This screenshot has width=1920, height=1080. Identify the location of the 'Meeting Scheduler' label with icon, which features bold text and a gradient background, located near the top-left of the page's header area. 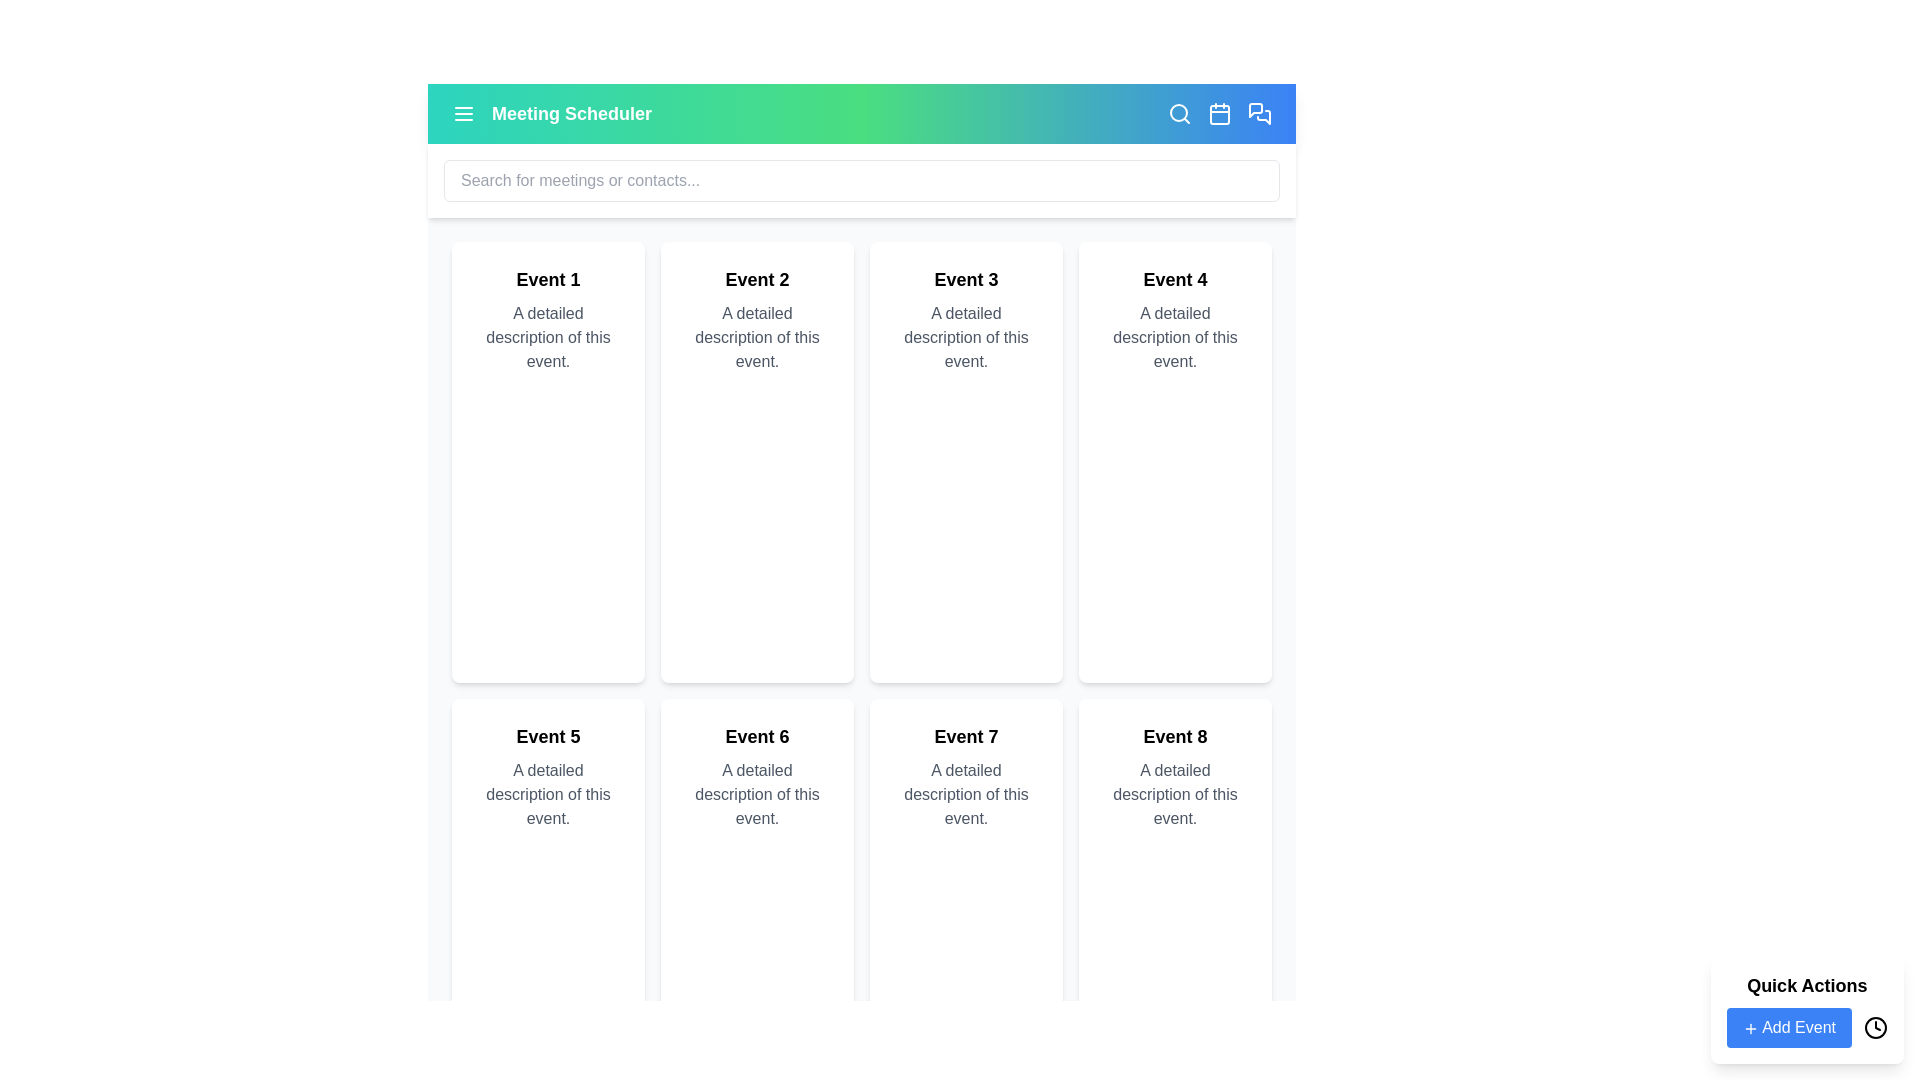
(552, 114).